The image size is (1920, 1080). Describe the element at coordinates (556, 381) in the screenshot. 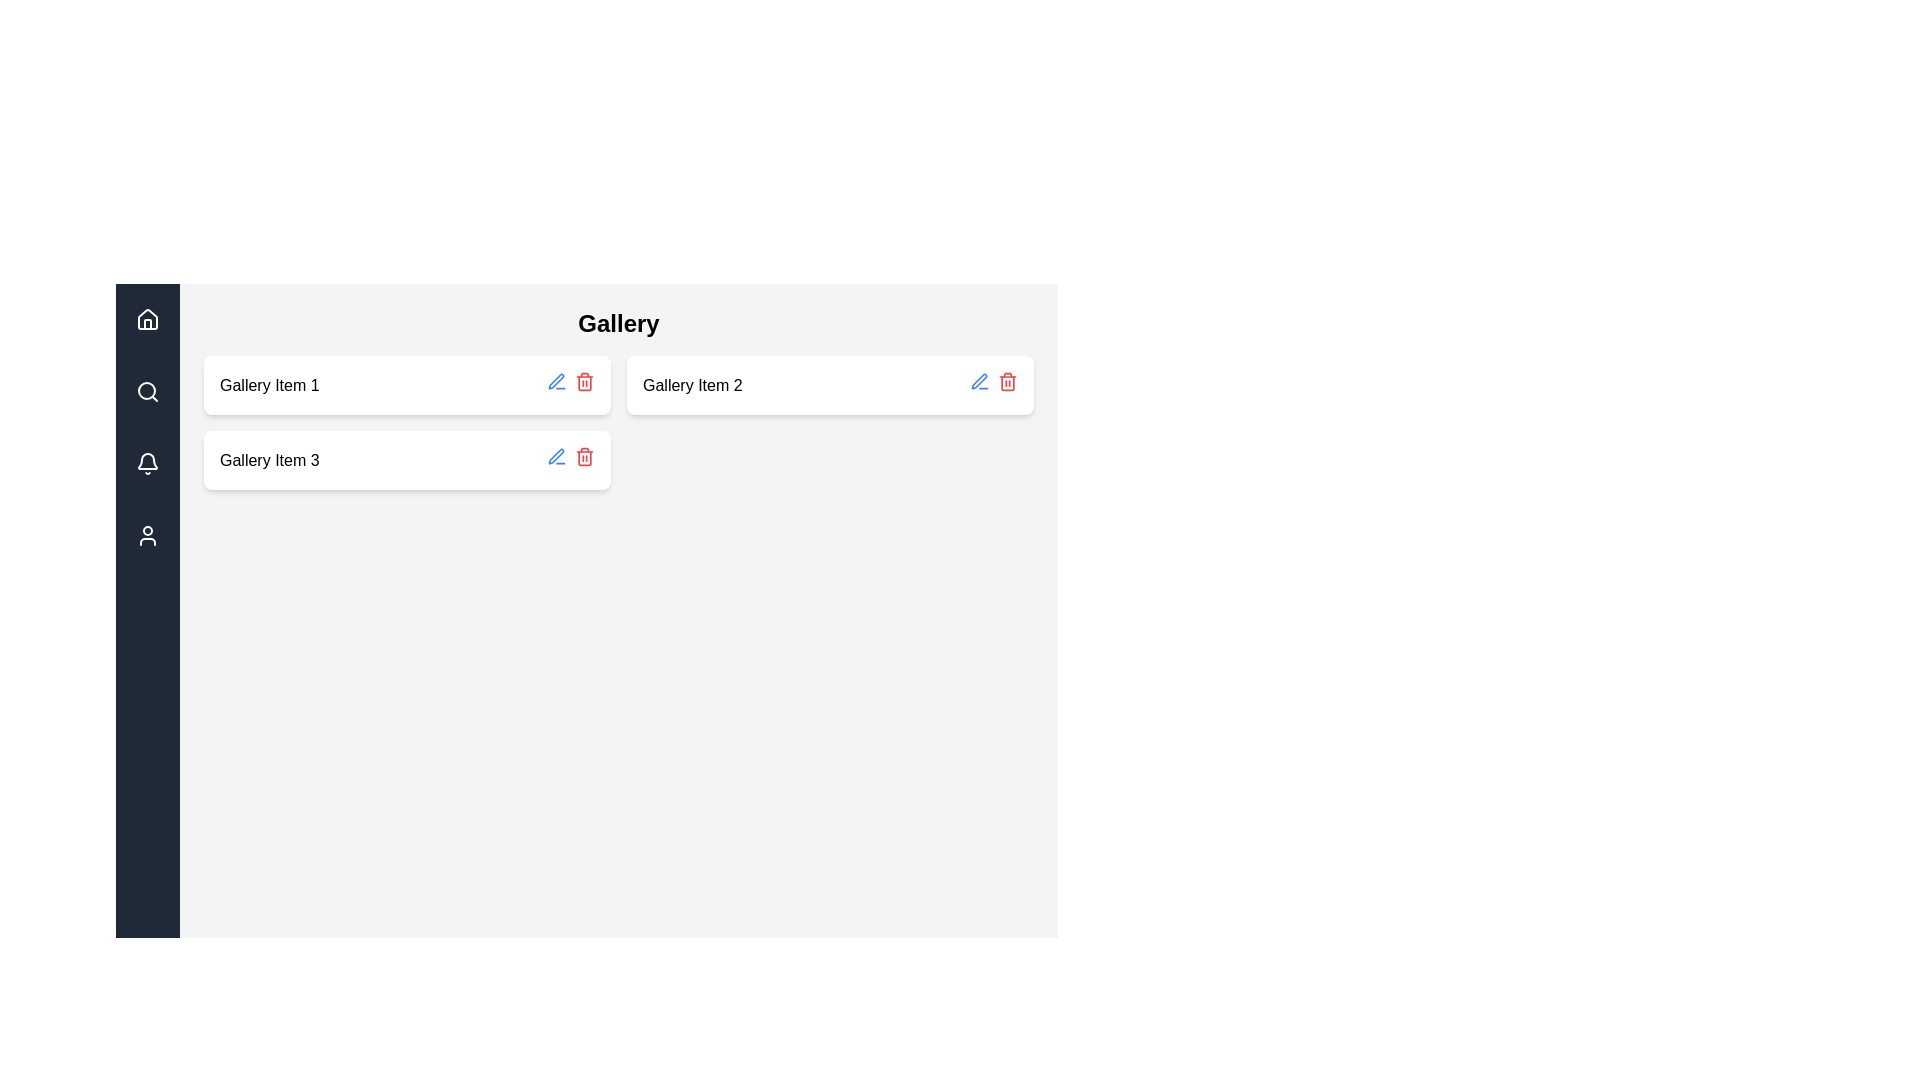

I see `the blue pen icon` at that location.